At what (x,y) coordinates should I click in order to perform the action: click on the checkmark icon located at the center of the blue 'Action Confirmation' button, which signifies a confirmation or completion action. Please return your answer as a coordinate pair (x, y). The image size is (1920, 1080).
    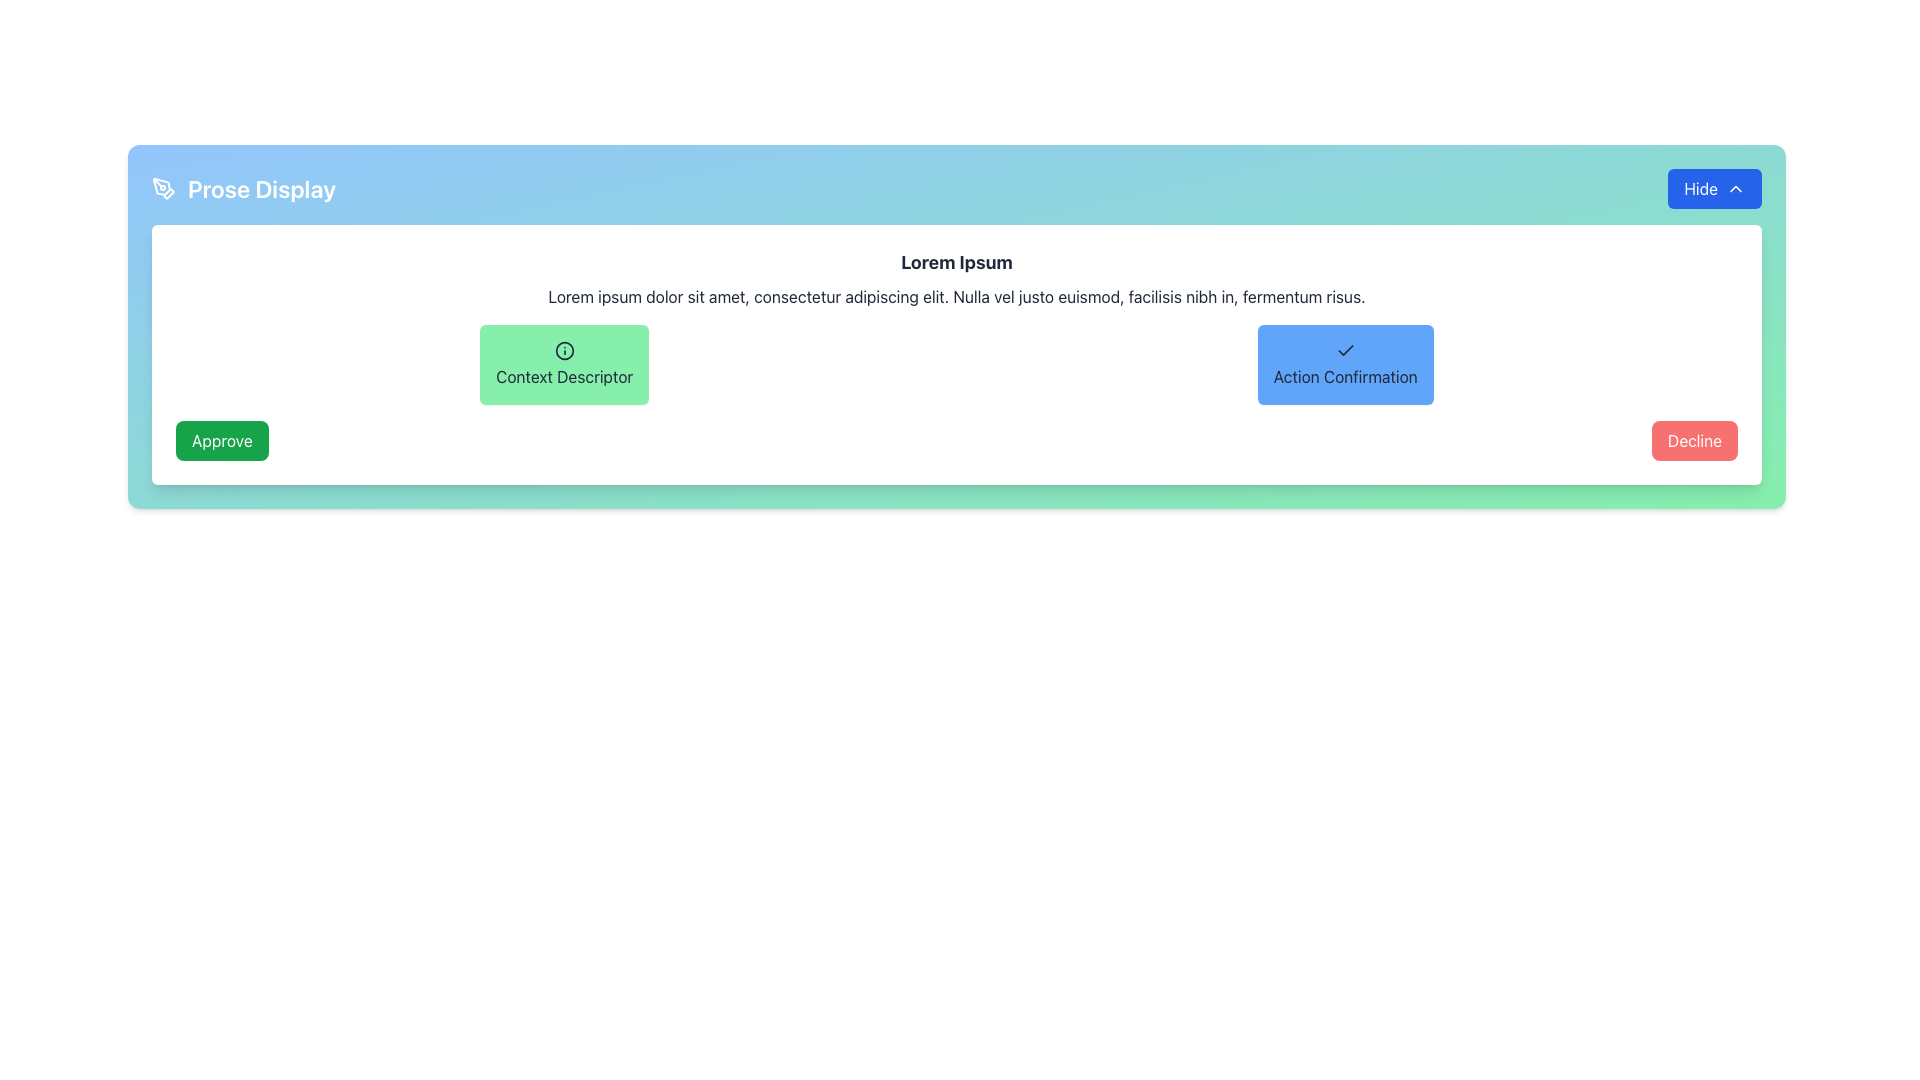
    Looking at the image, I should click on (1345, 350).